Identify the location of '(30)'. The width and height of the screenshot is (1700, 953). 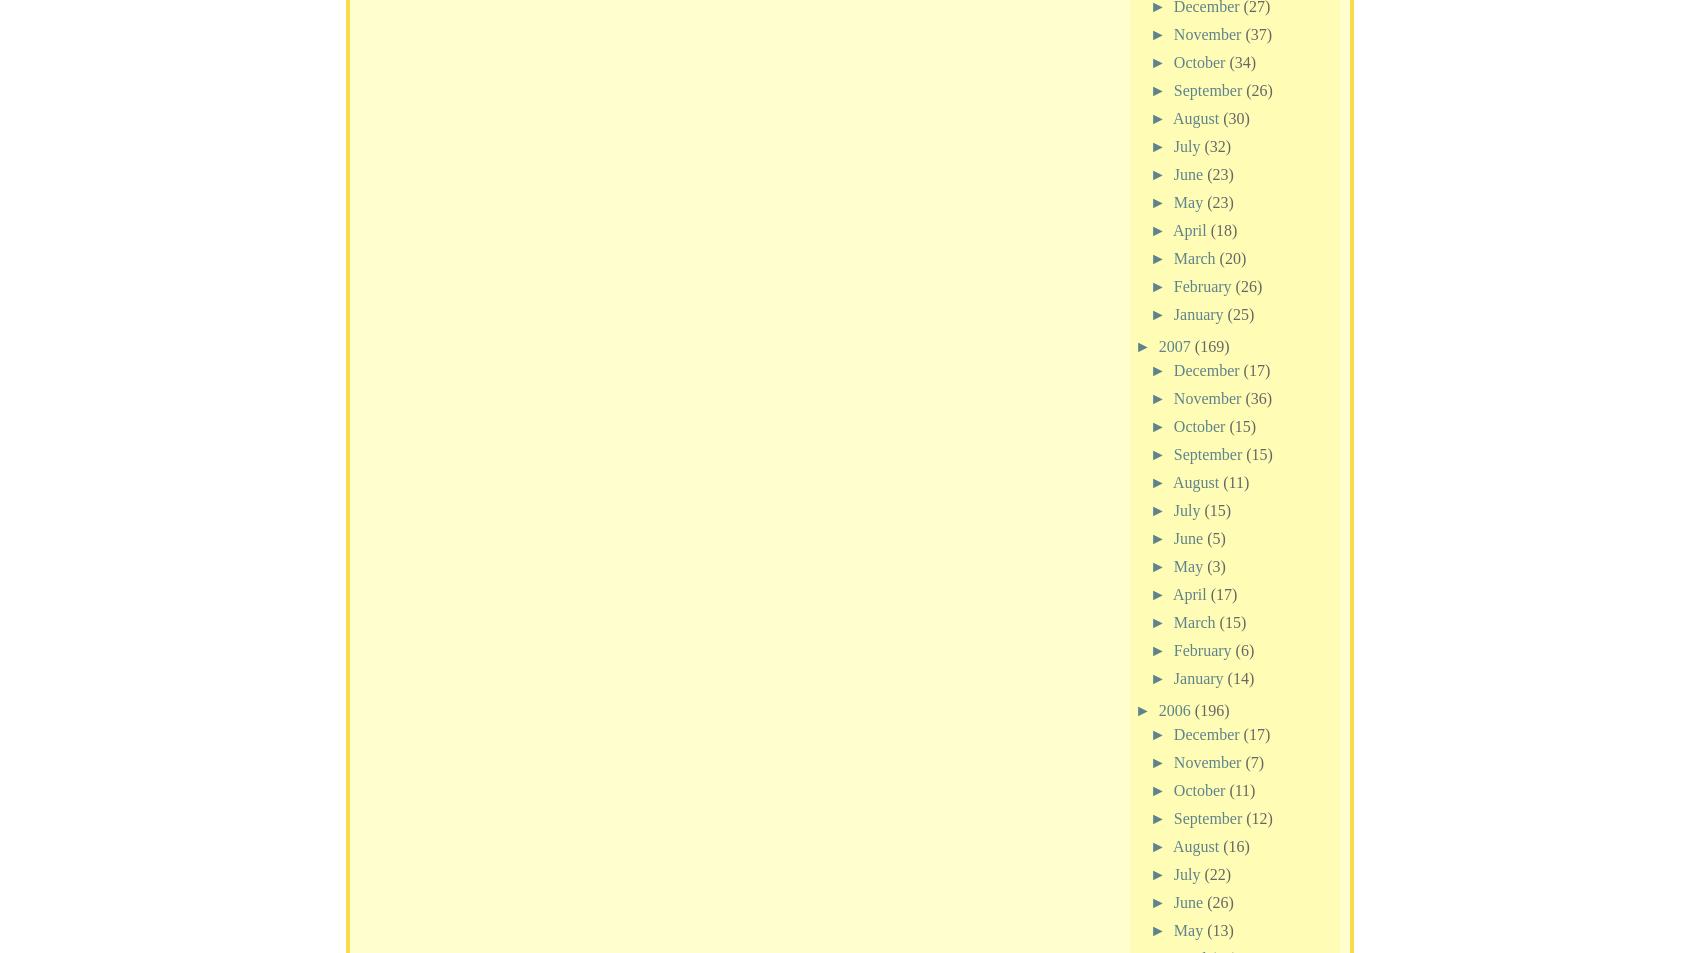
(1235, 116).